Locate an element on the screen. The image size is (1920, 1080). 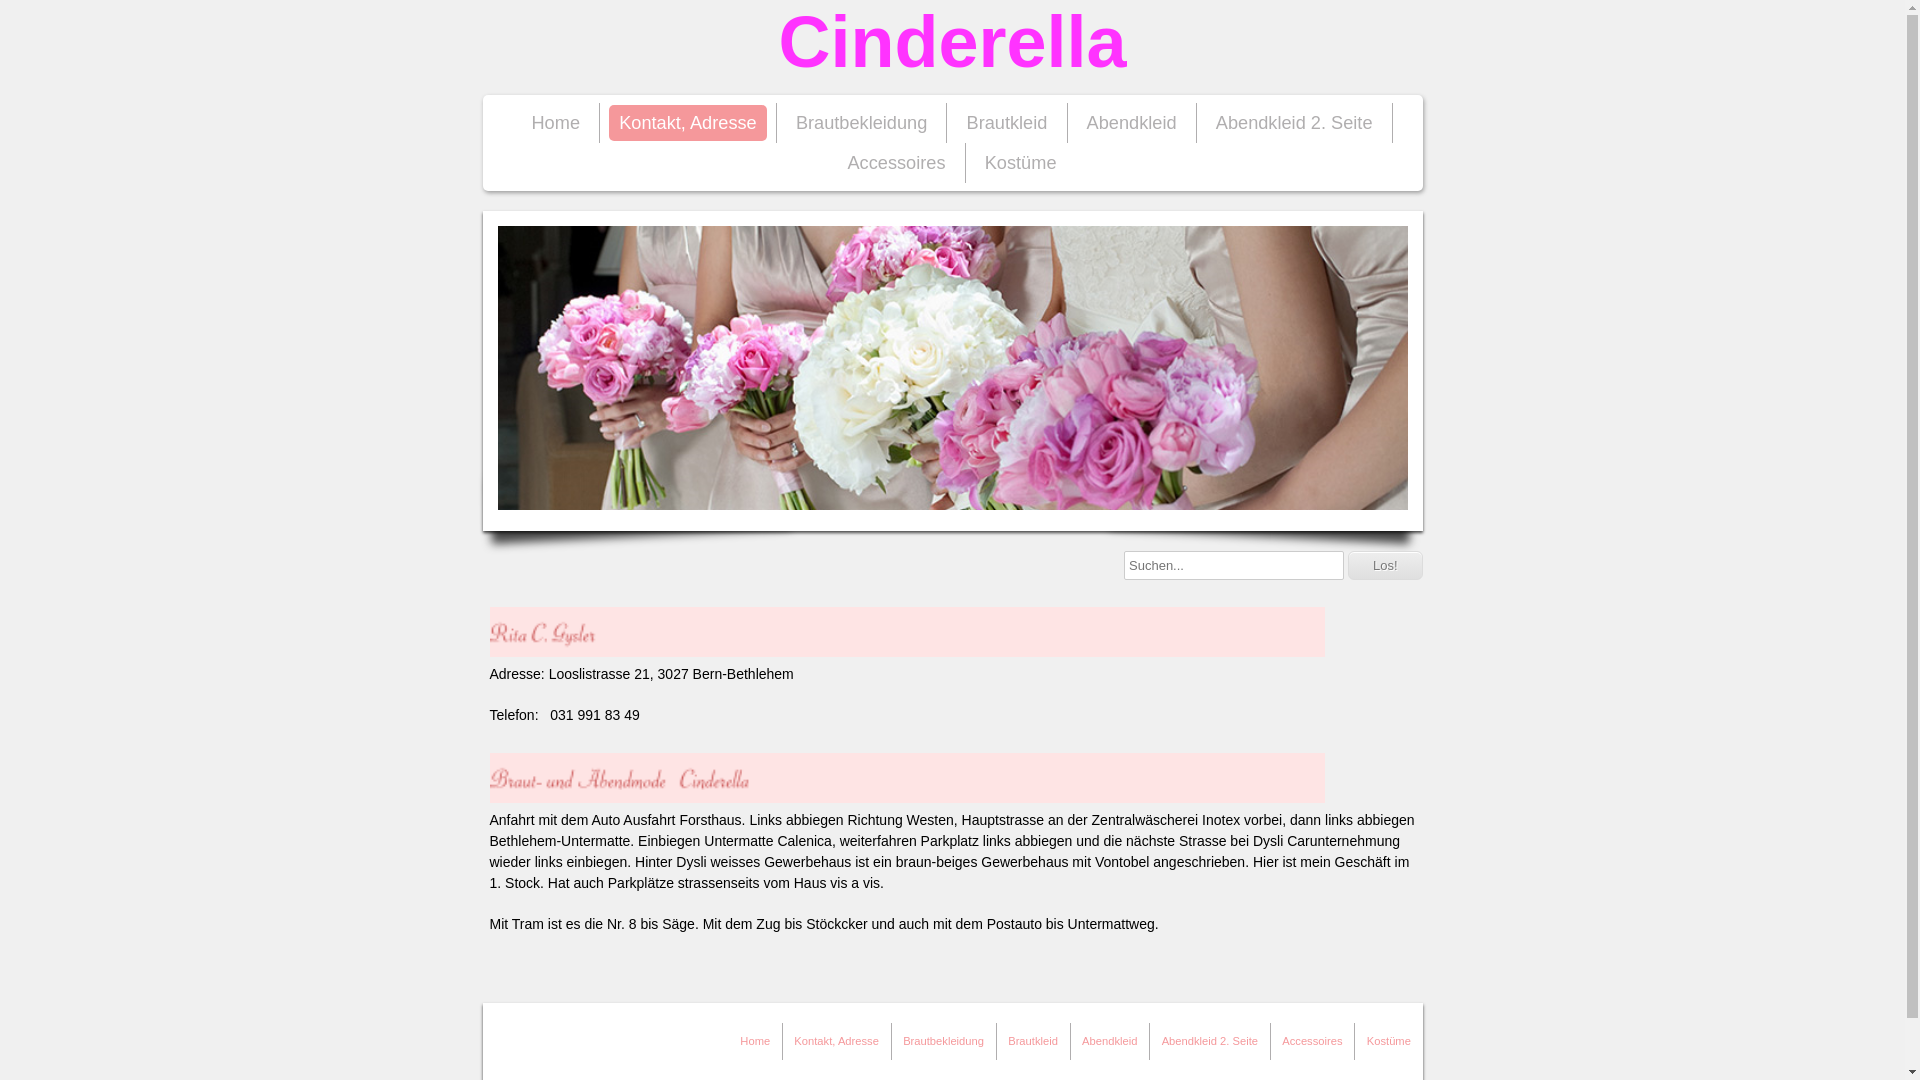
'Abendkleid 2. Seite' is located at coordinates (1208, 1040).